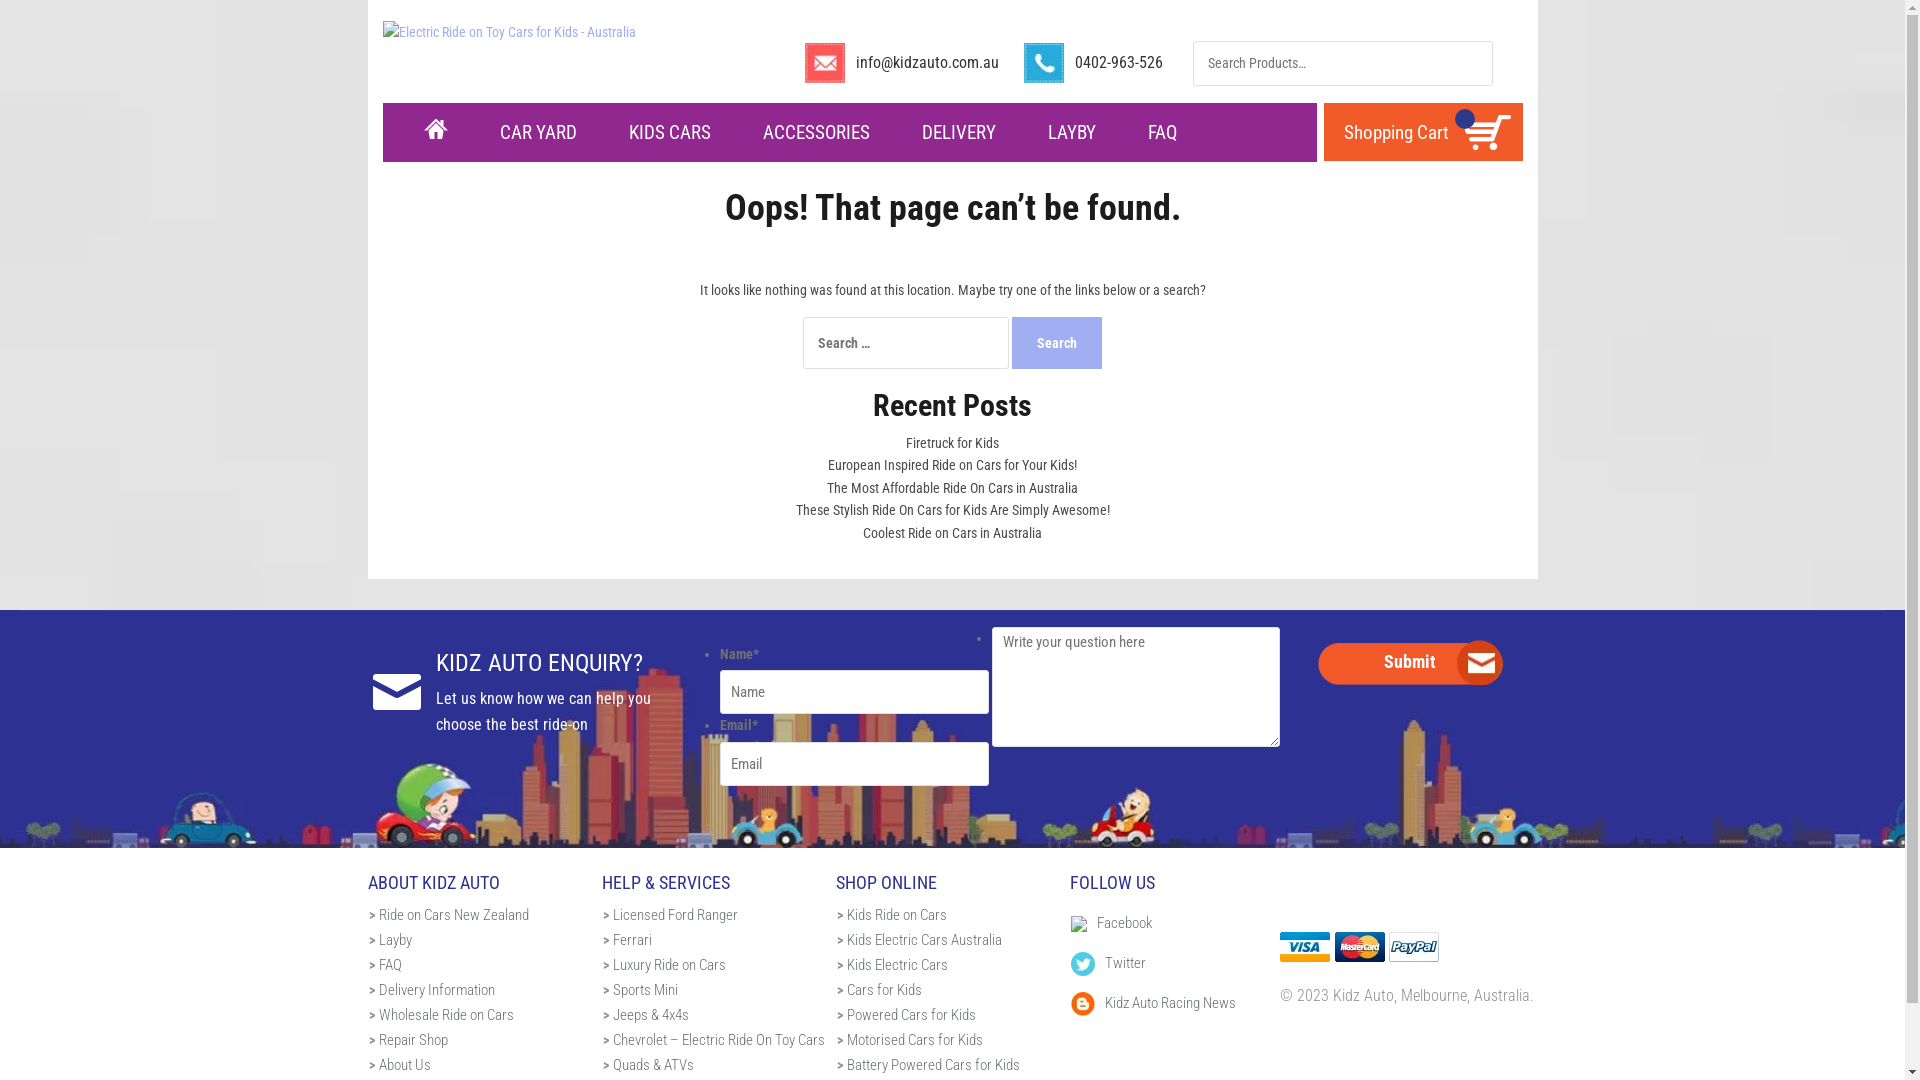 Image resolution: width=1920 pixels, height=1080 pixels. What do you see at coordinates (402, 1063) in the screenshot?
I see `'About Us'` at bounding box center [402, 1063].